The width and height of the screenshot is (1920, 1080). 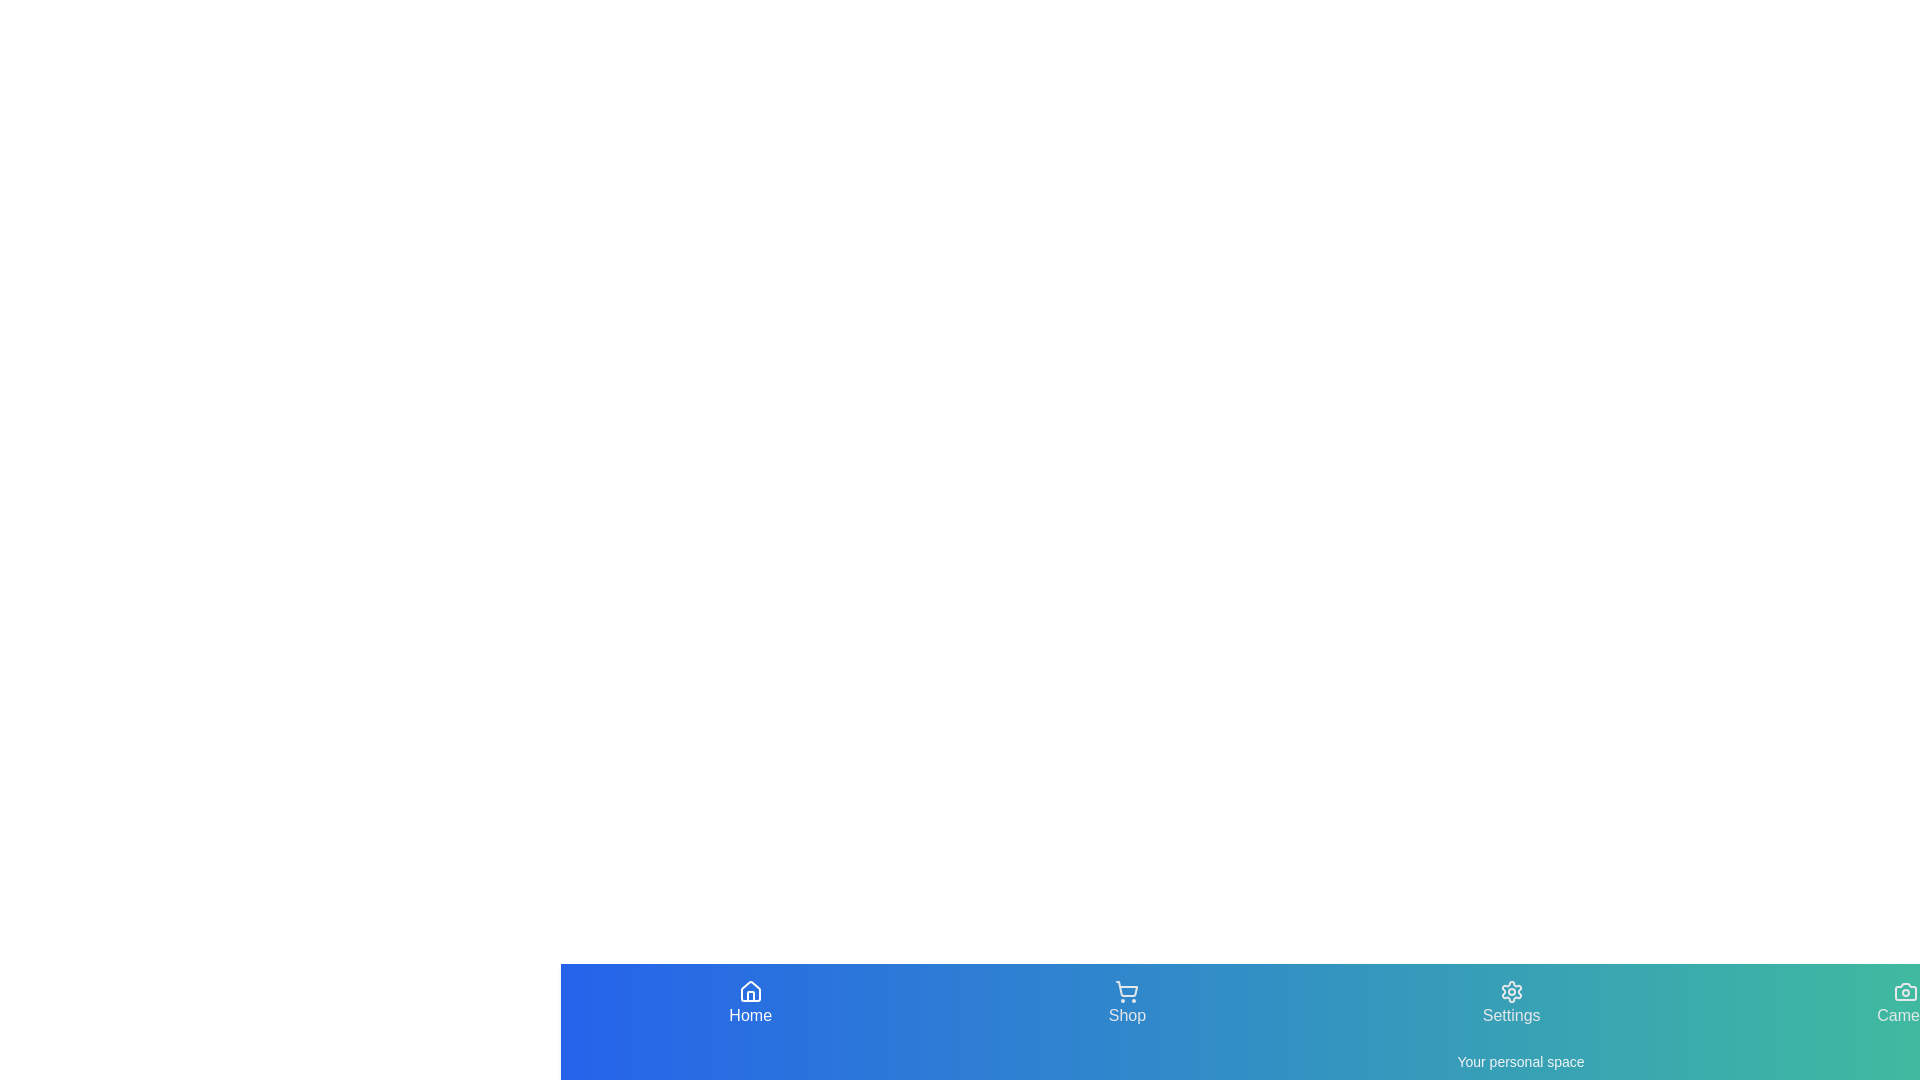 I want to click on the Home navigation tab by clicking on it, so click(x=749, y=1003).